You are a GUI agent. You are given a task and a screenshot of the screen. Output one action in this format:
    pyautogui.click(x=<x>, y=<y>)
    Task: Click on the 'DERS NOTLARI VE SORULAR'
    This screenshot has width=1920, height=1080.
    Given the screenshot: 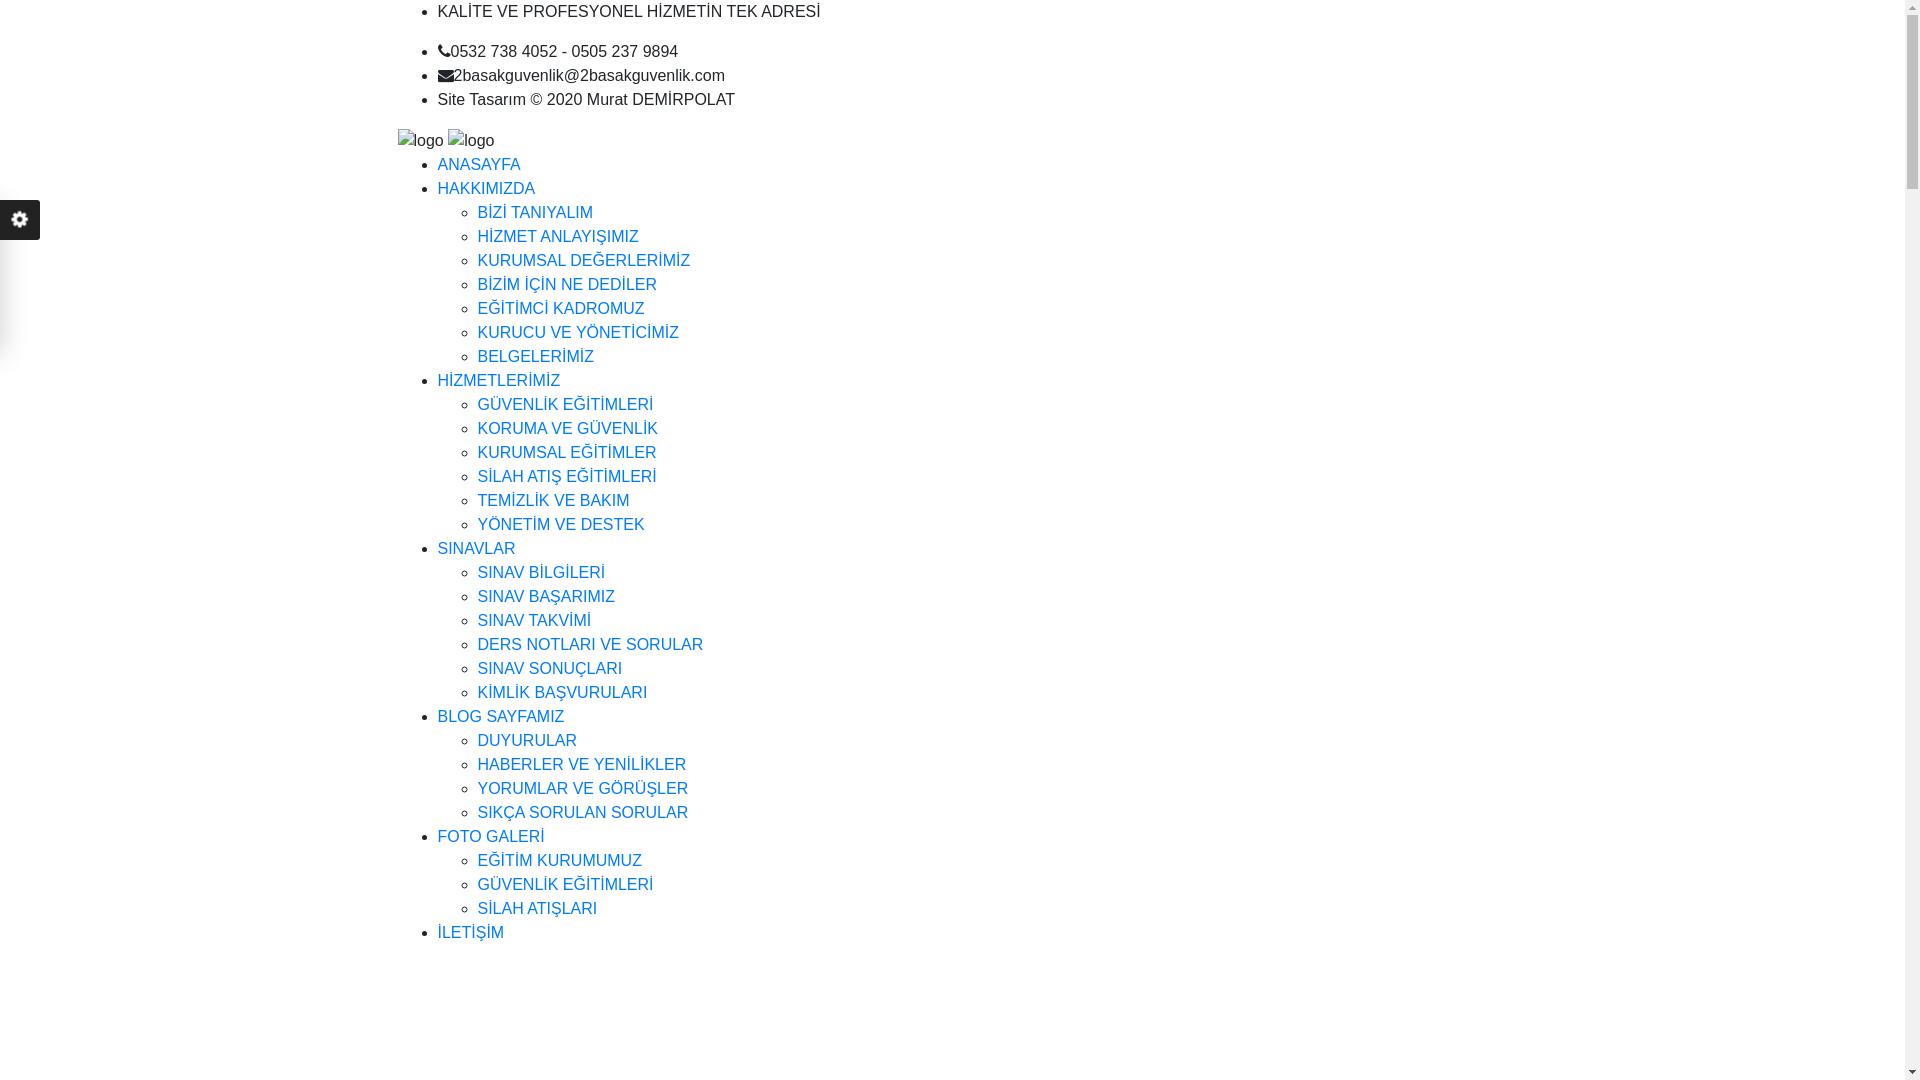 What is the action you would take?
    pyautogui.click(x=589, y=644)
    